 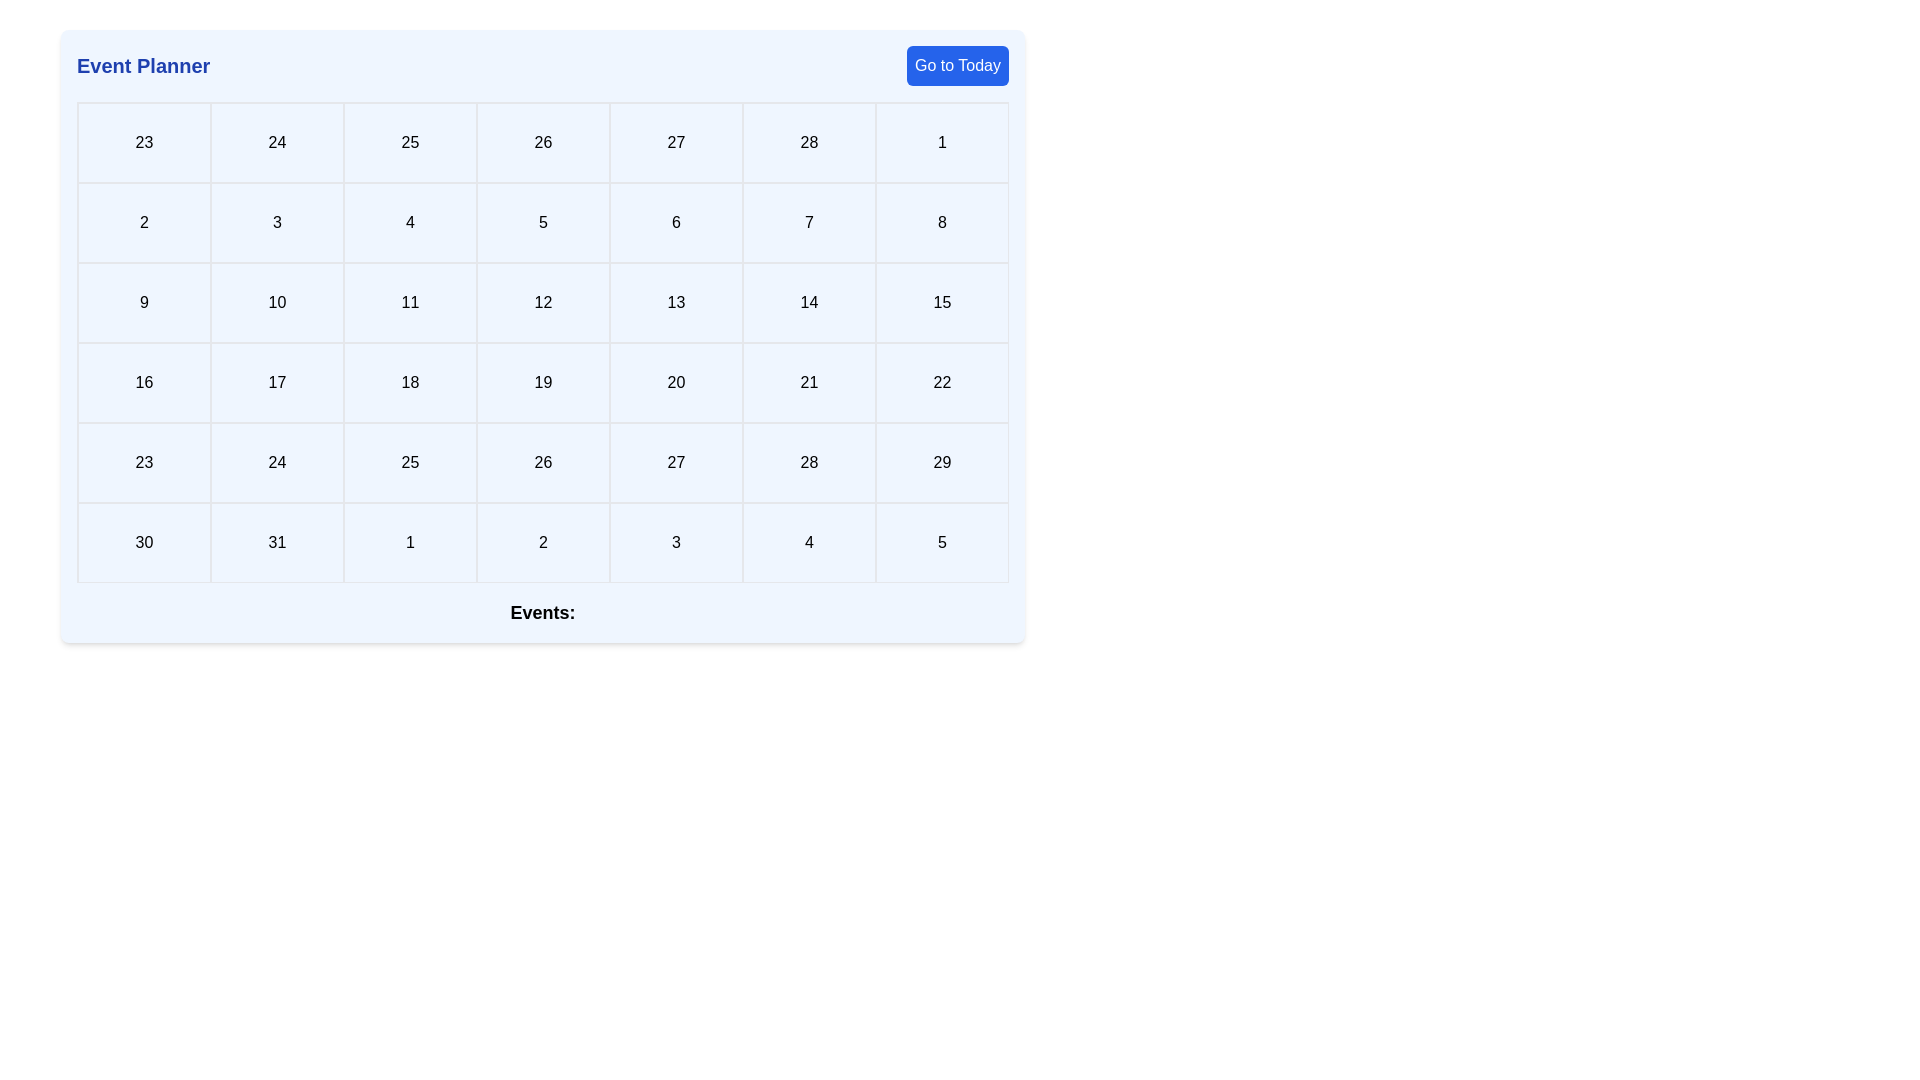 What do you see at coordinates (809, 223) in the screenshot?
I see `the calendar cell element representing the 7th day in the calendar view, located in the second row and seventh column of the grid layout` at bounding box center [809, 223].